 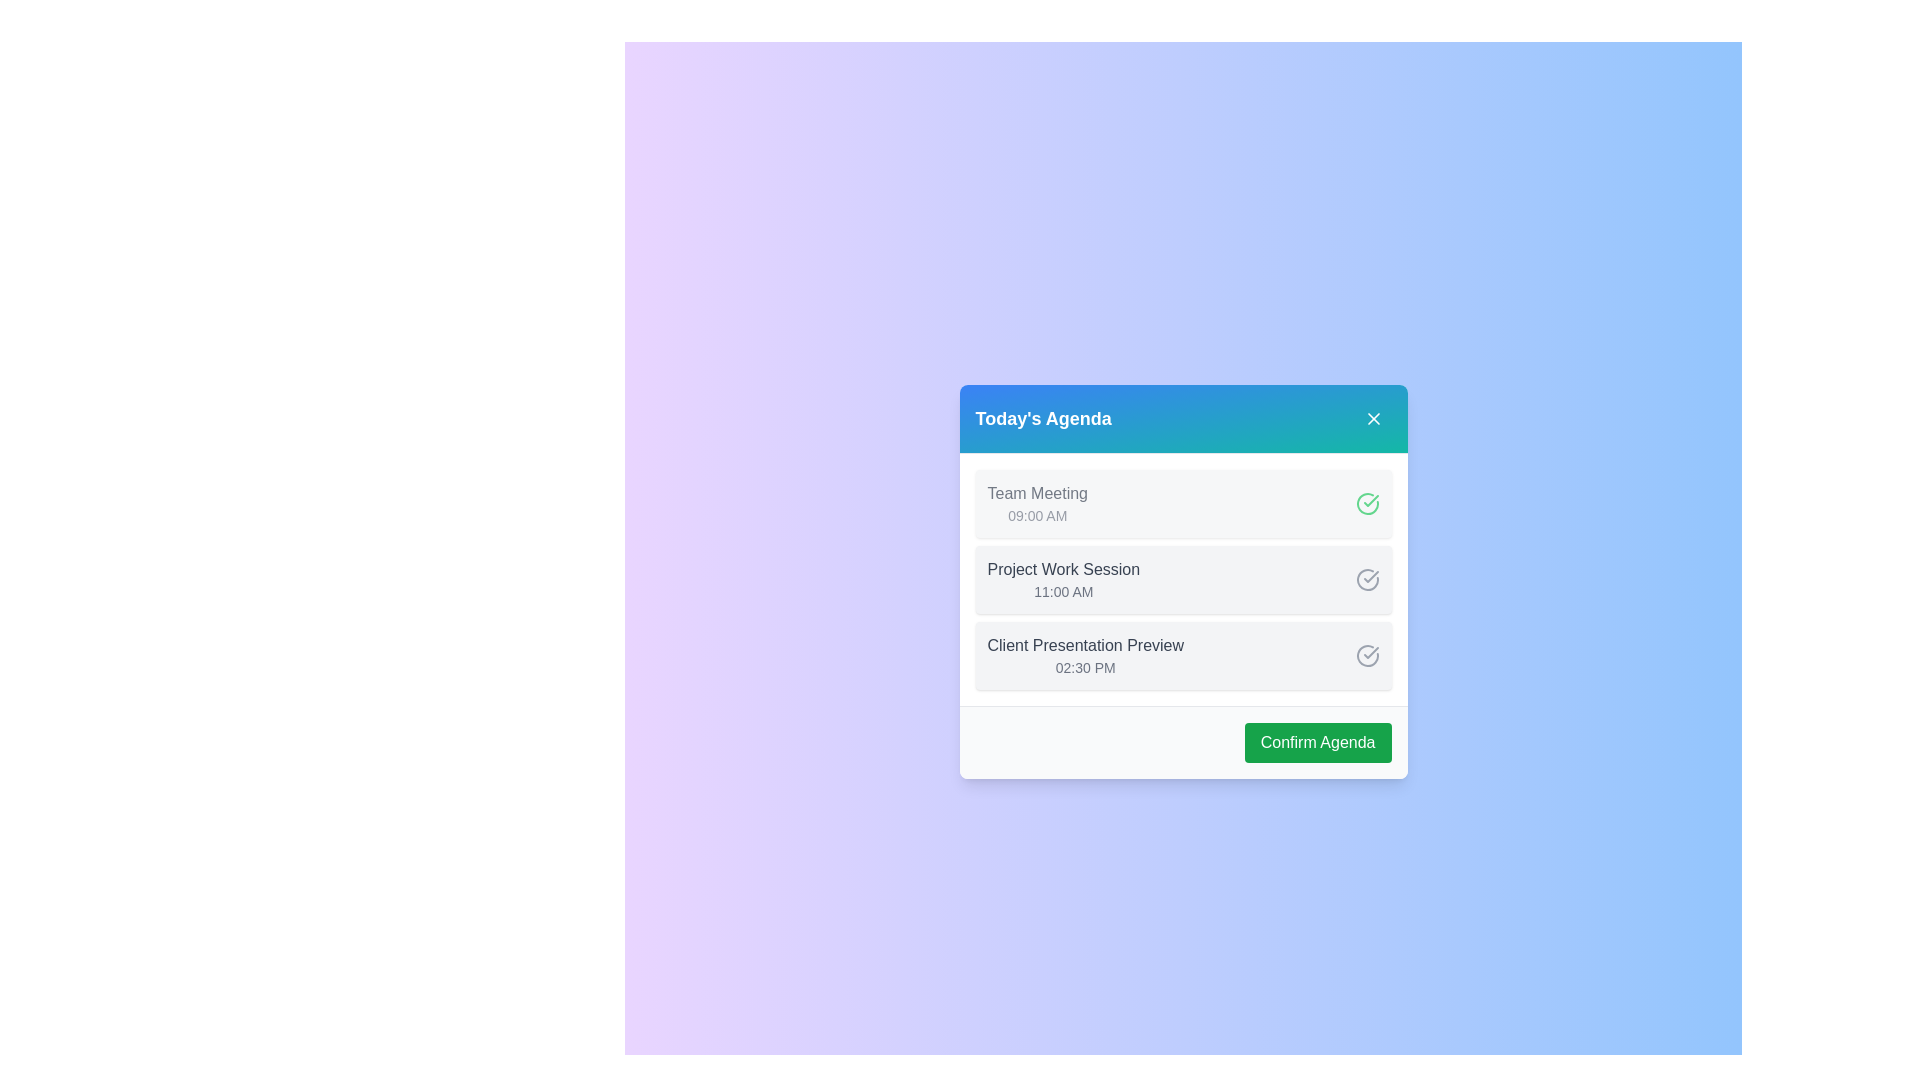 I want to click on the 'X' button in the header to close the dialog, so click(x=1372, y=418).